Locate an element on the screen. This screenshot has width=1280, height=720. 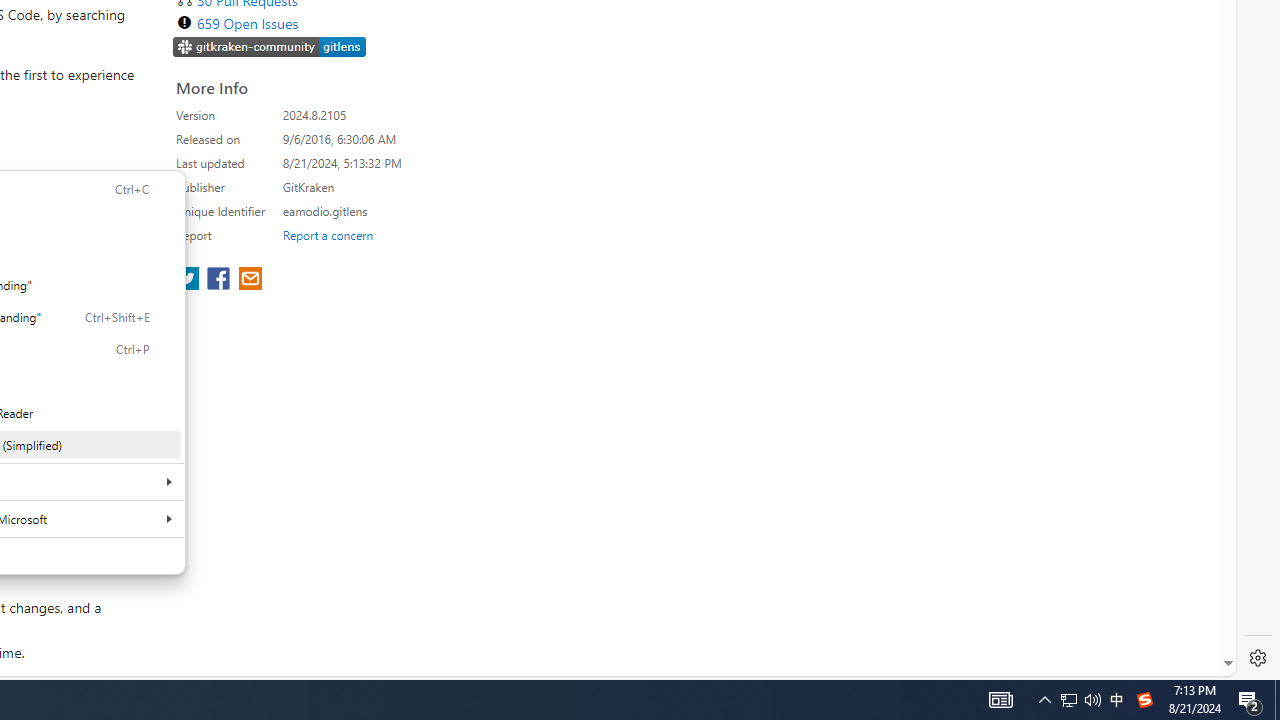
'share extension on email' is located at coordinates (248, 280).